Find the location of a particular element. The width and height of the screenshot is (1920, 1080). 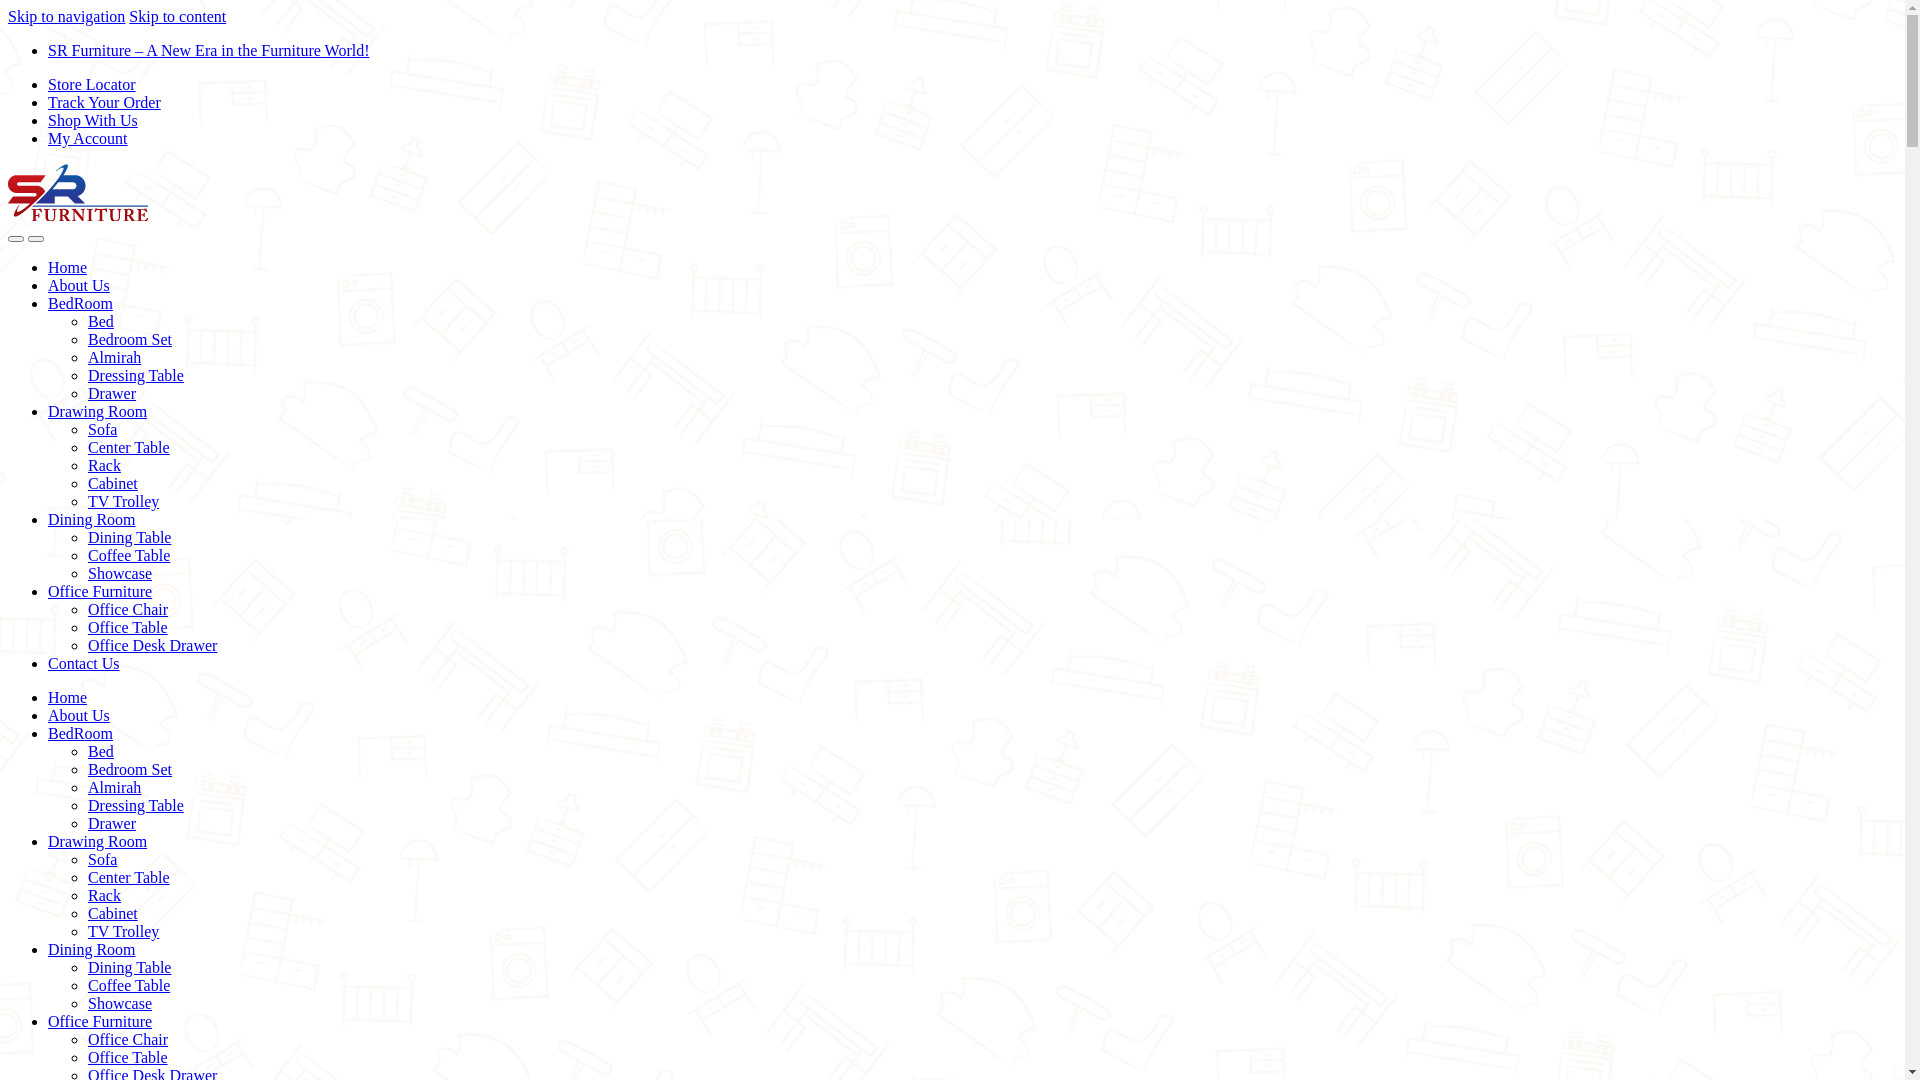

'BedRoom' is located at coordinates (80, 303).